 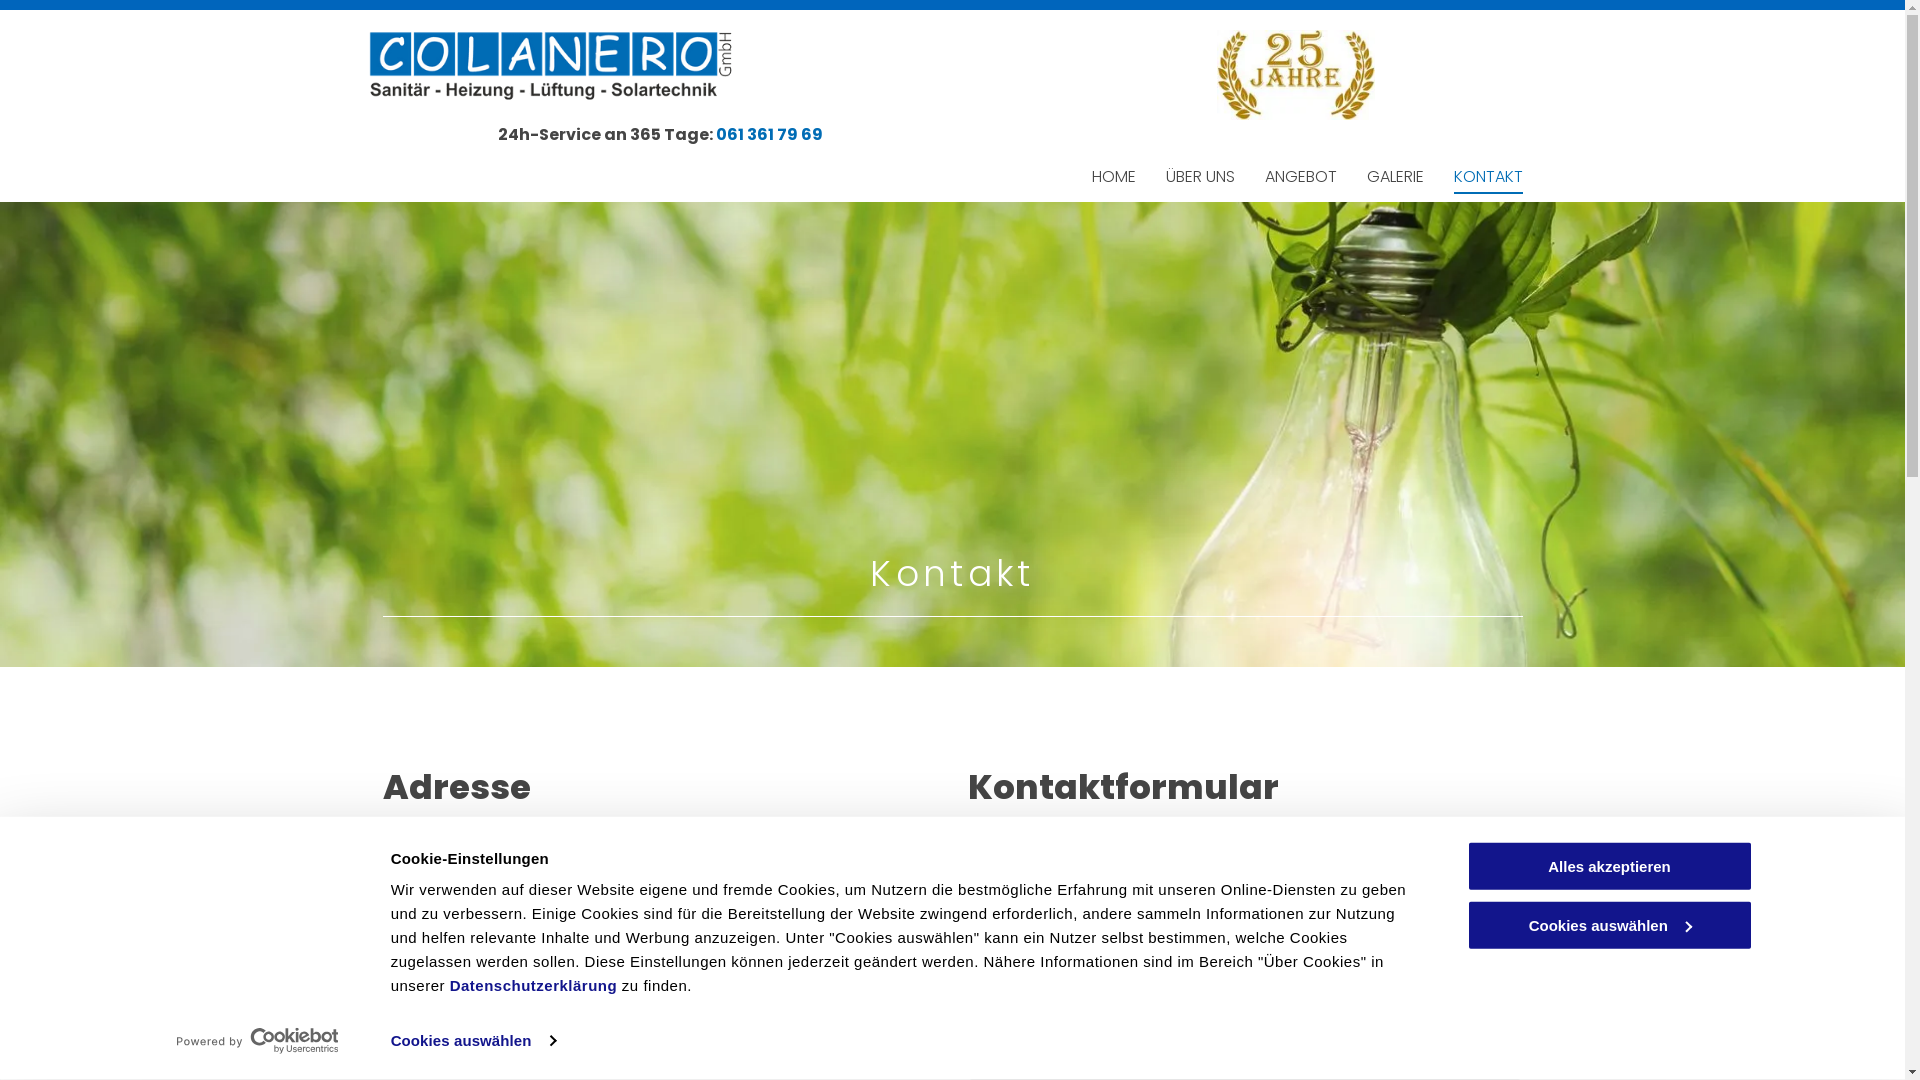 What do you see at coordinates (1608, 865) in the screenshot?
I see `'Alles akzeptieren'` at bounding box center [1608, 865].